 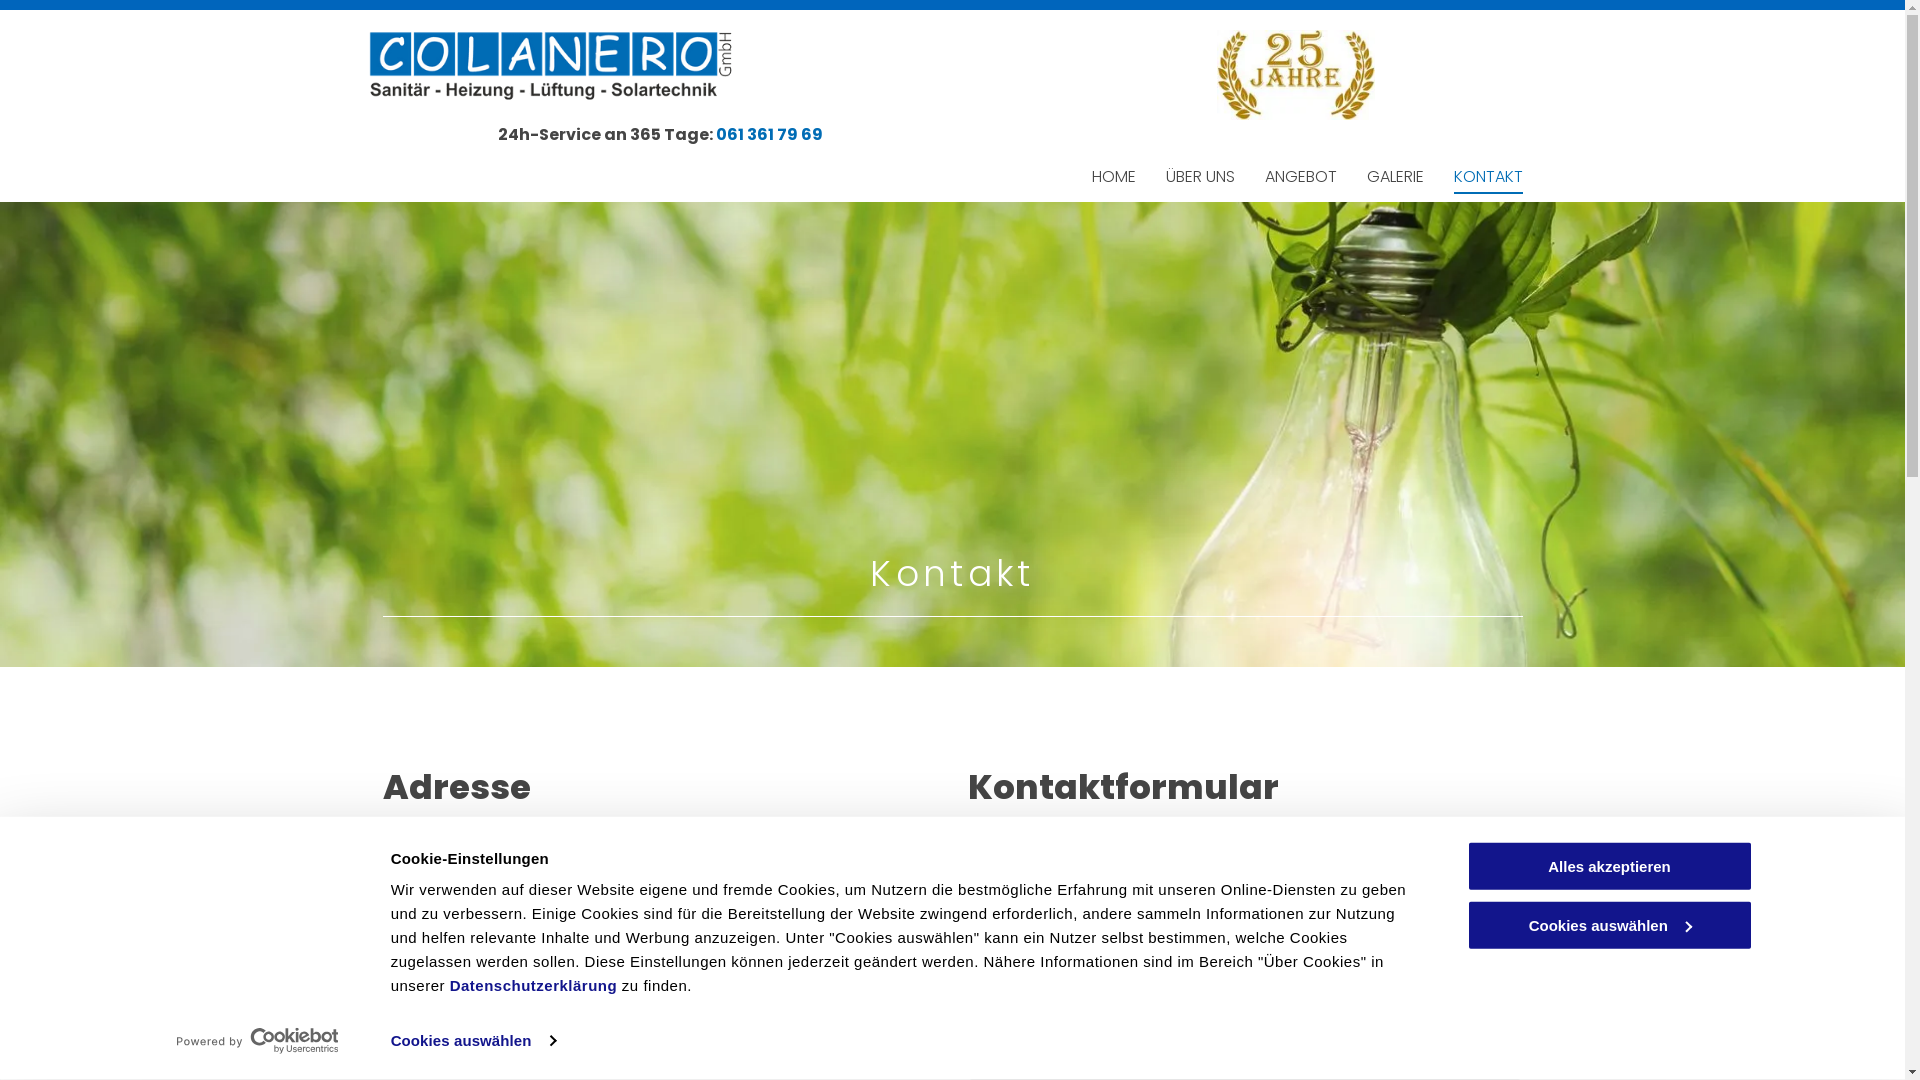 What do you see at coordinates (1608, 865) in the screenshot?
I see `'Alles akzeptieren'` at bounding box center [1608, 865].